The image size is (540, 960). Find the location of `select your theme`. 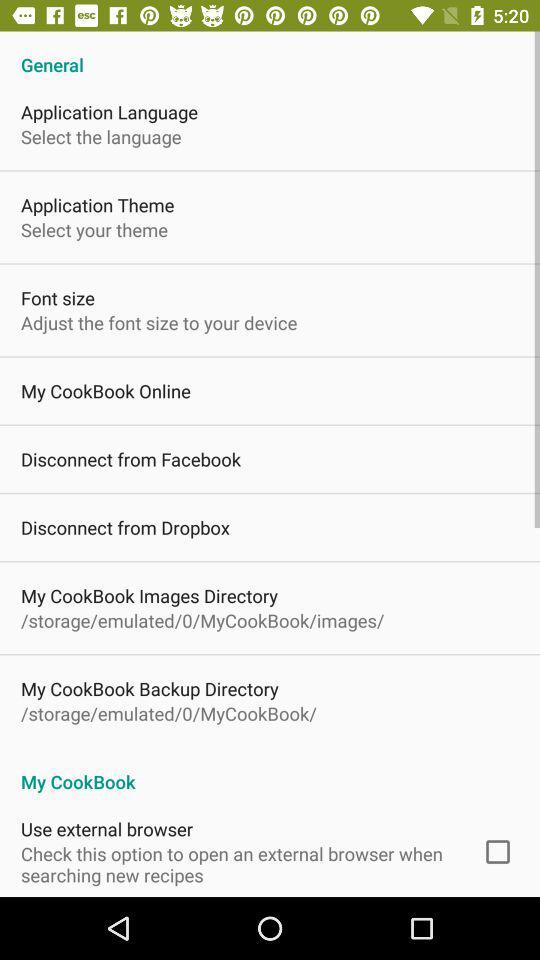

select your theme is located at coordinates (93, 229).